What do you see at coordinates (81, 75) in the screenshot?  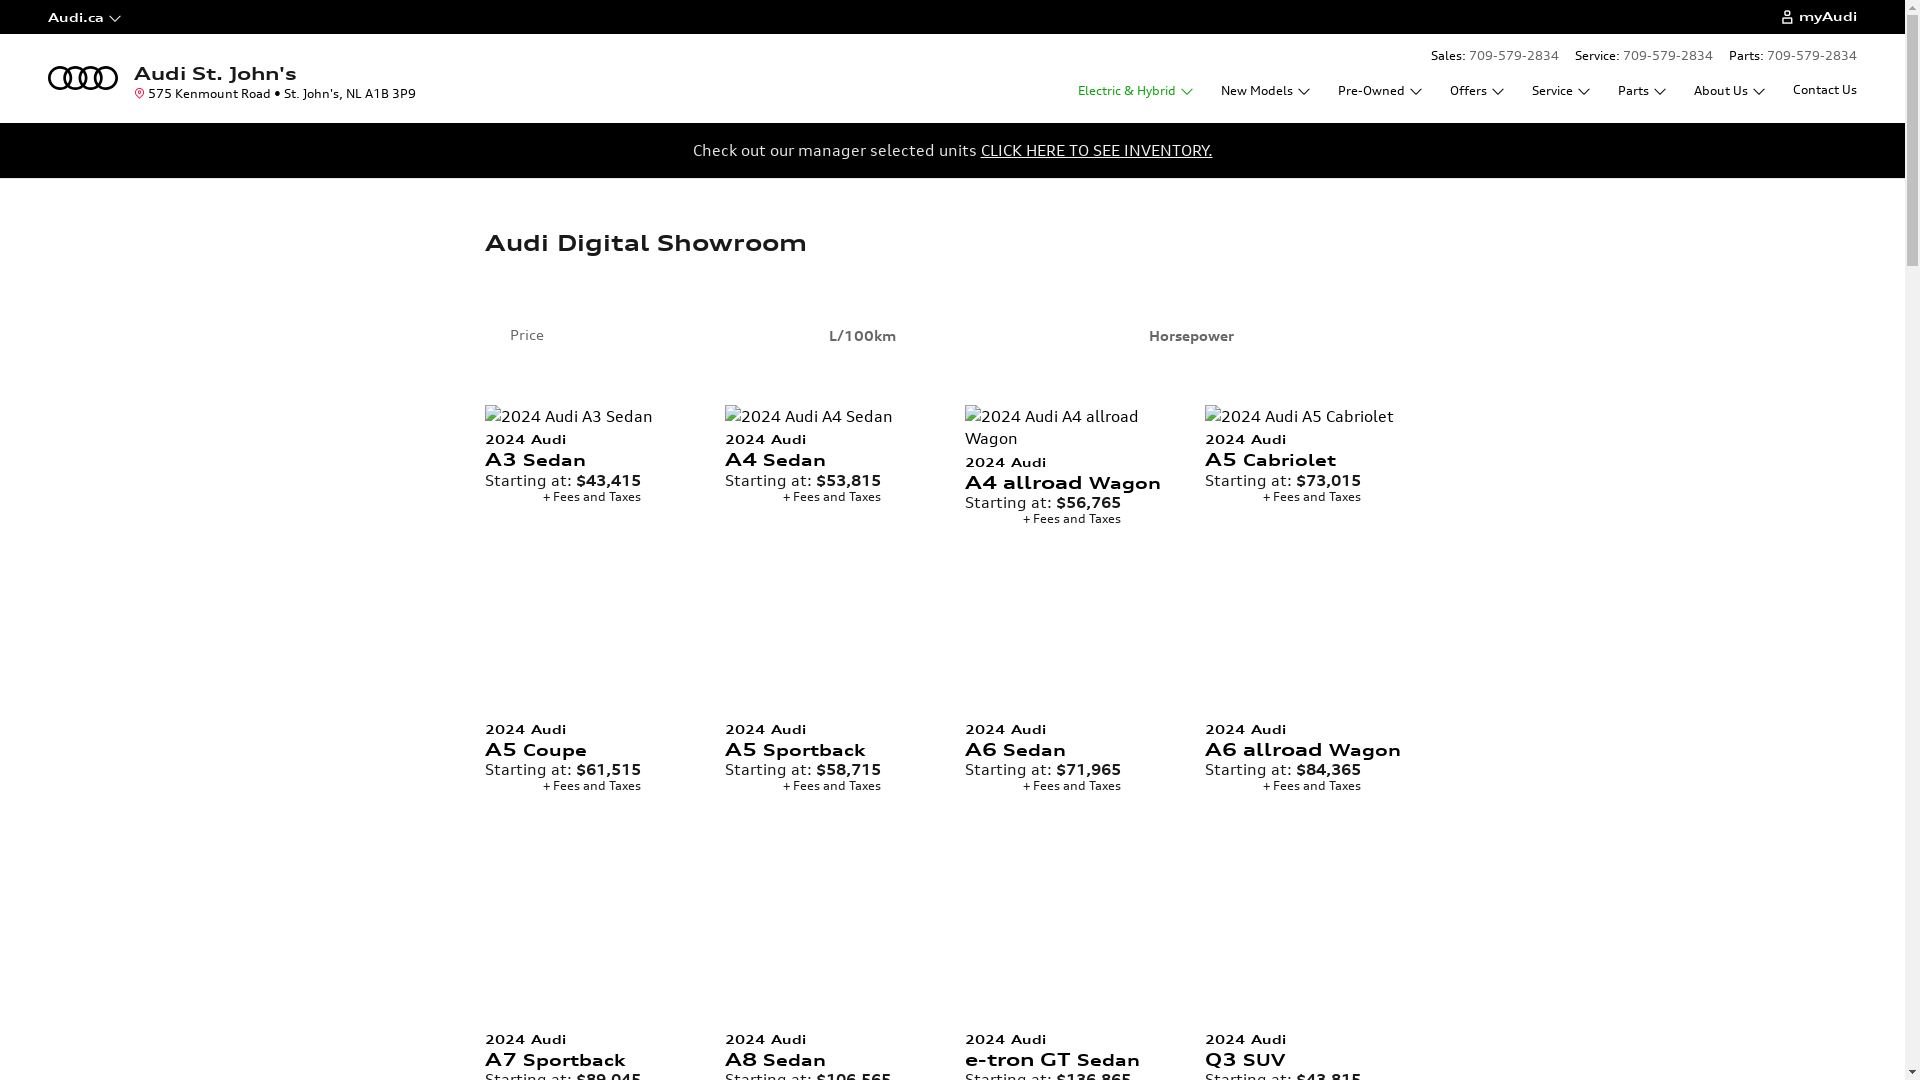 I see `'Home'` at bounding box center [81, 75].